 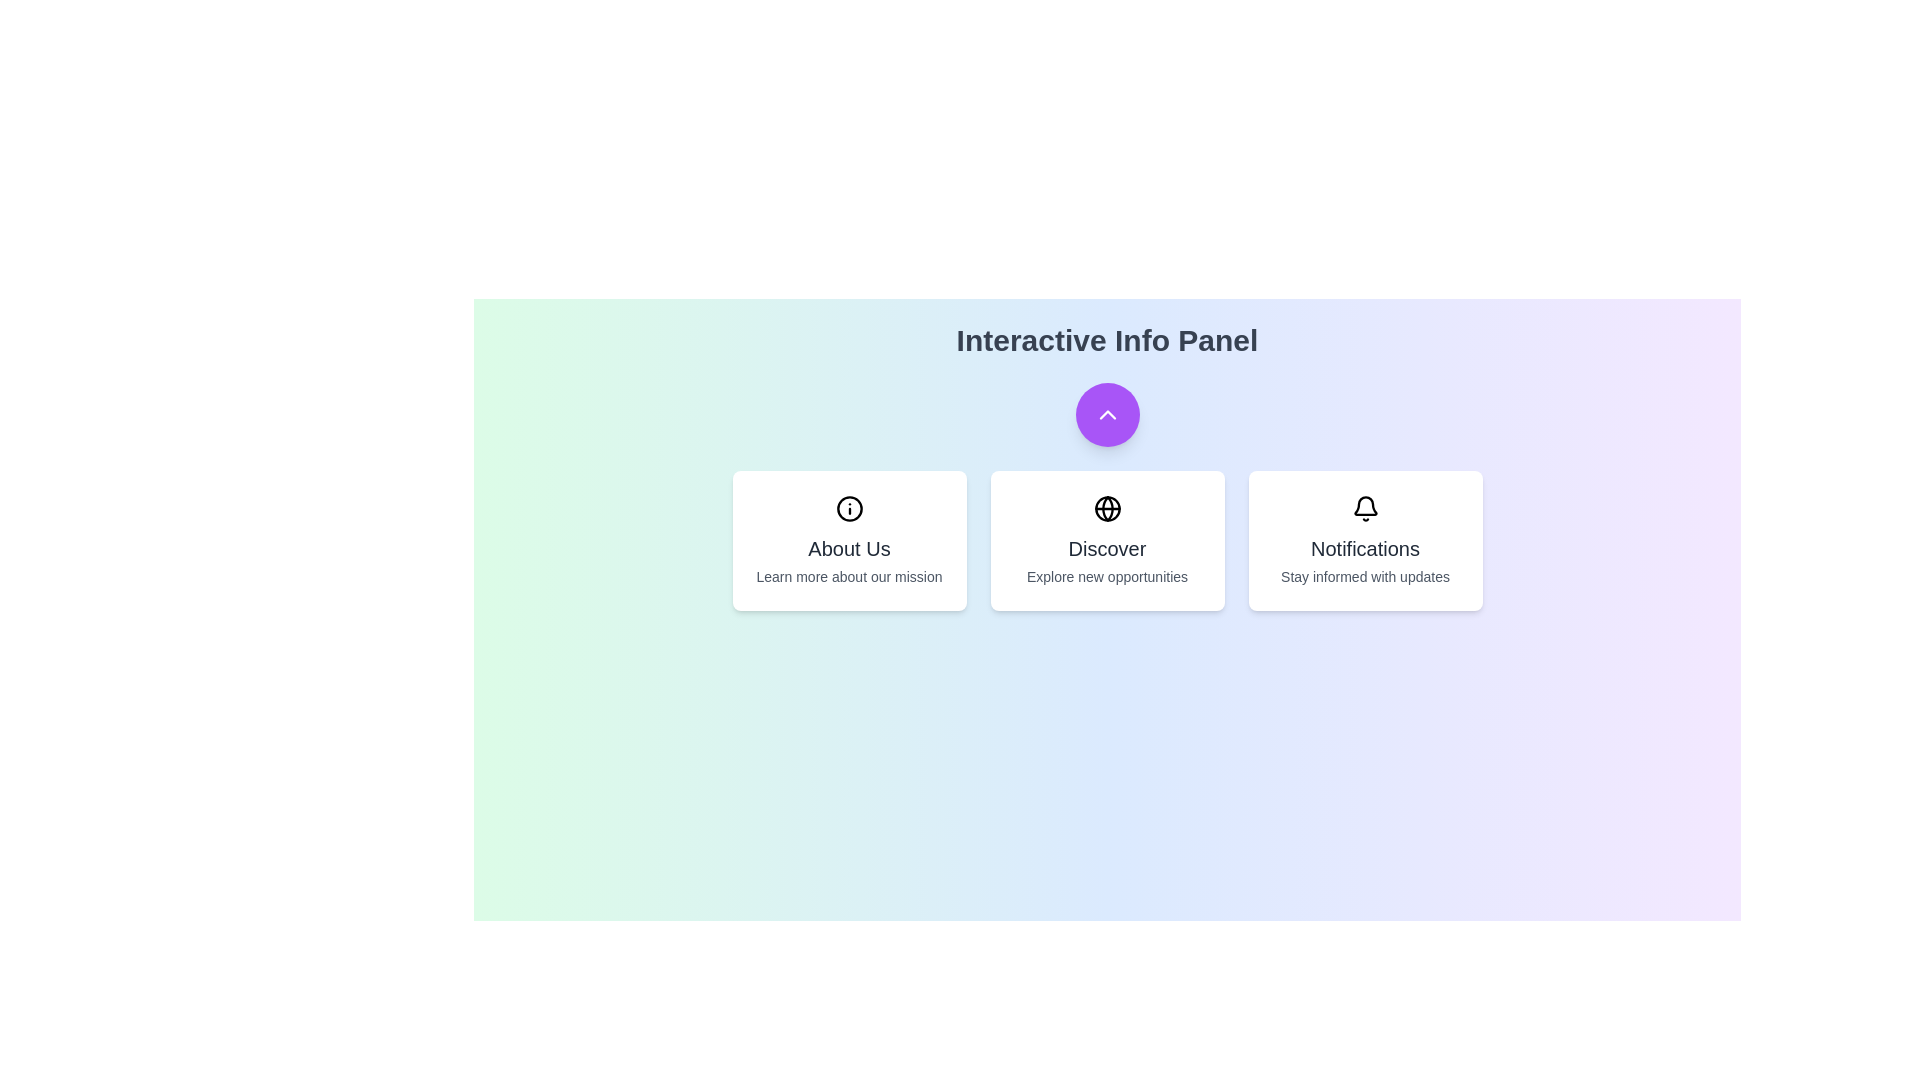 I want to click on the 'Discover' card to explore new opportunities, so click(x=1106, y=540).